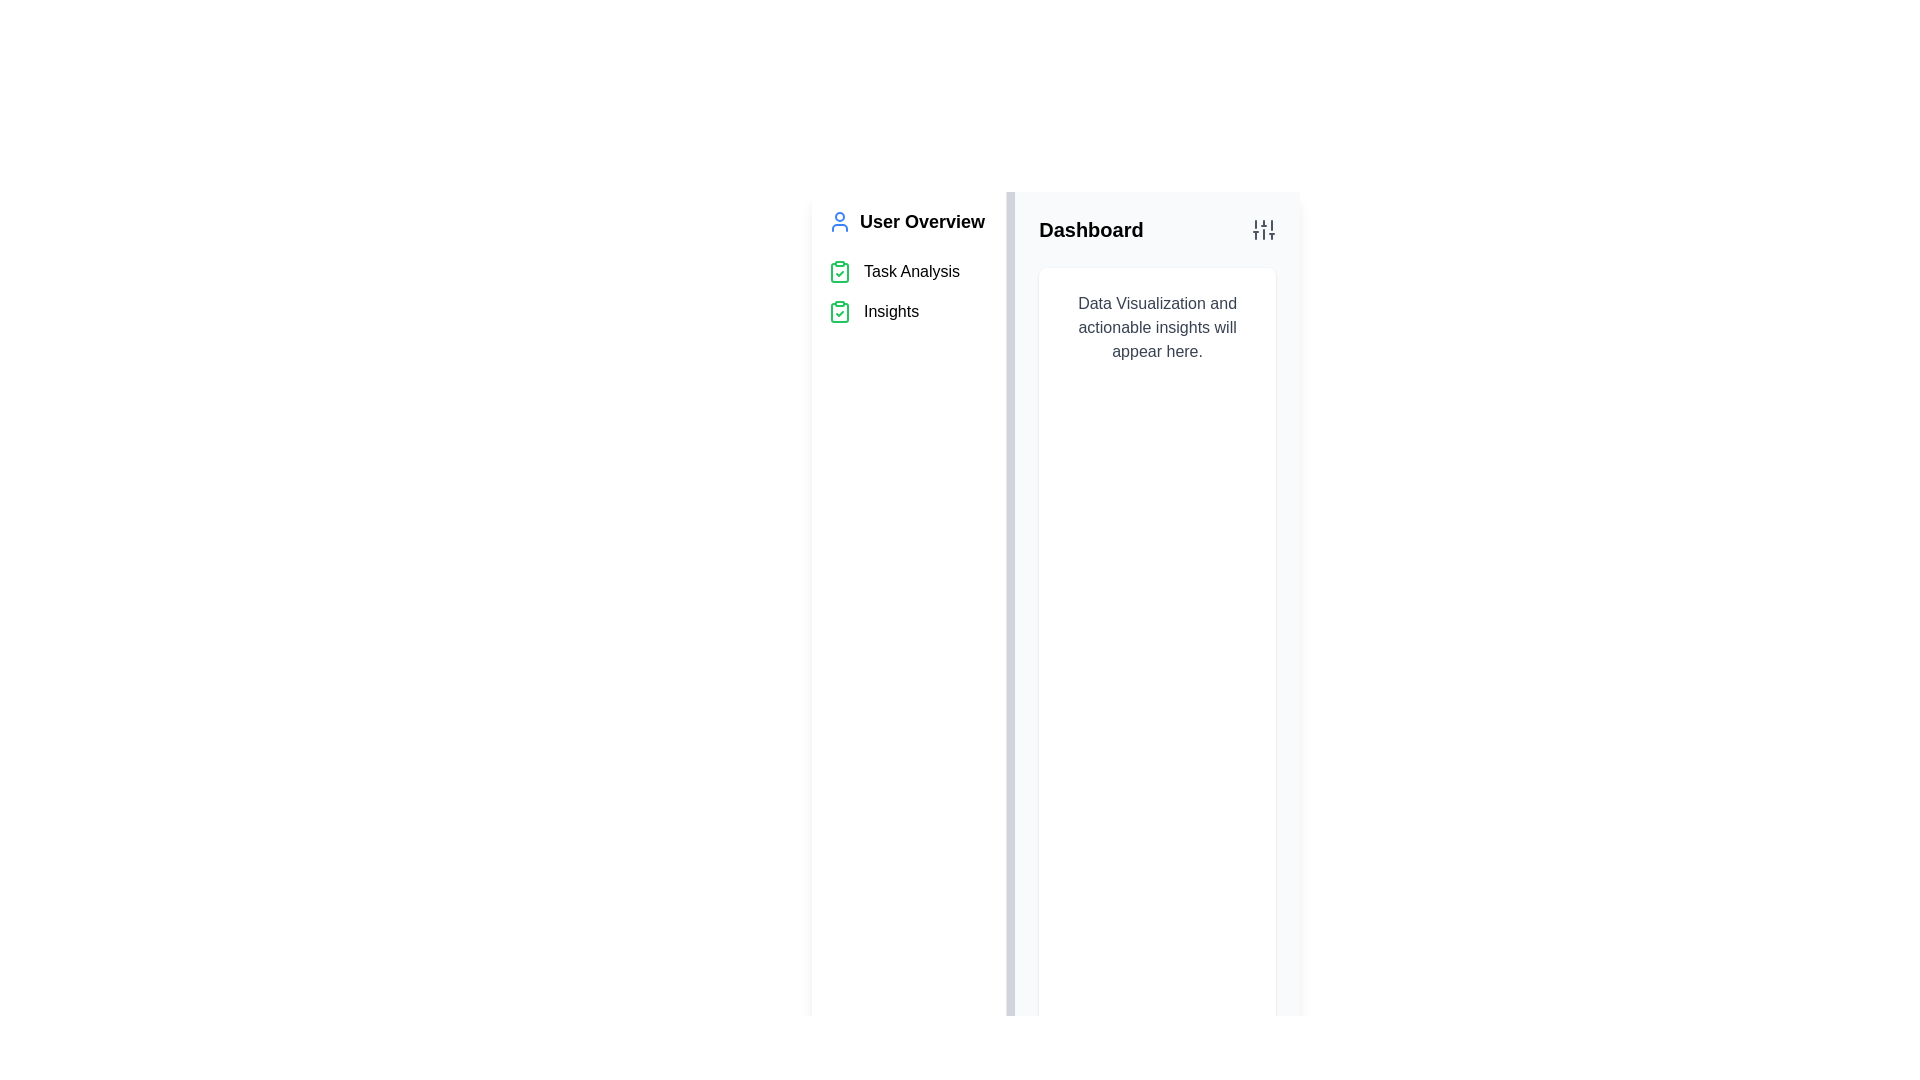 This screenshot has height=1080, width=1920. What do you see at coordinates (1157, 326) in the screenshot?
I see `the informational text element located in the white background card area under the 'Dashboard' section, positioned towards the top-central area of the card` at bounding box center [1157, 326].